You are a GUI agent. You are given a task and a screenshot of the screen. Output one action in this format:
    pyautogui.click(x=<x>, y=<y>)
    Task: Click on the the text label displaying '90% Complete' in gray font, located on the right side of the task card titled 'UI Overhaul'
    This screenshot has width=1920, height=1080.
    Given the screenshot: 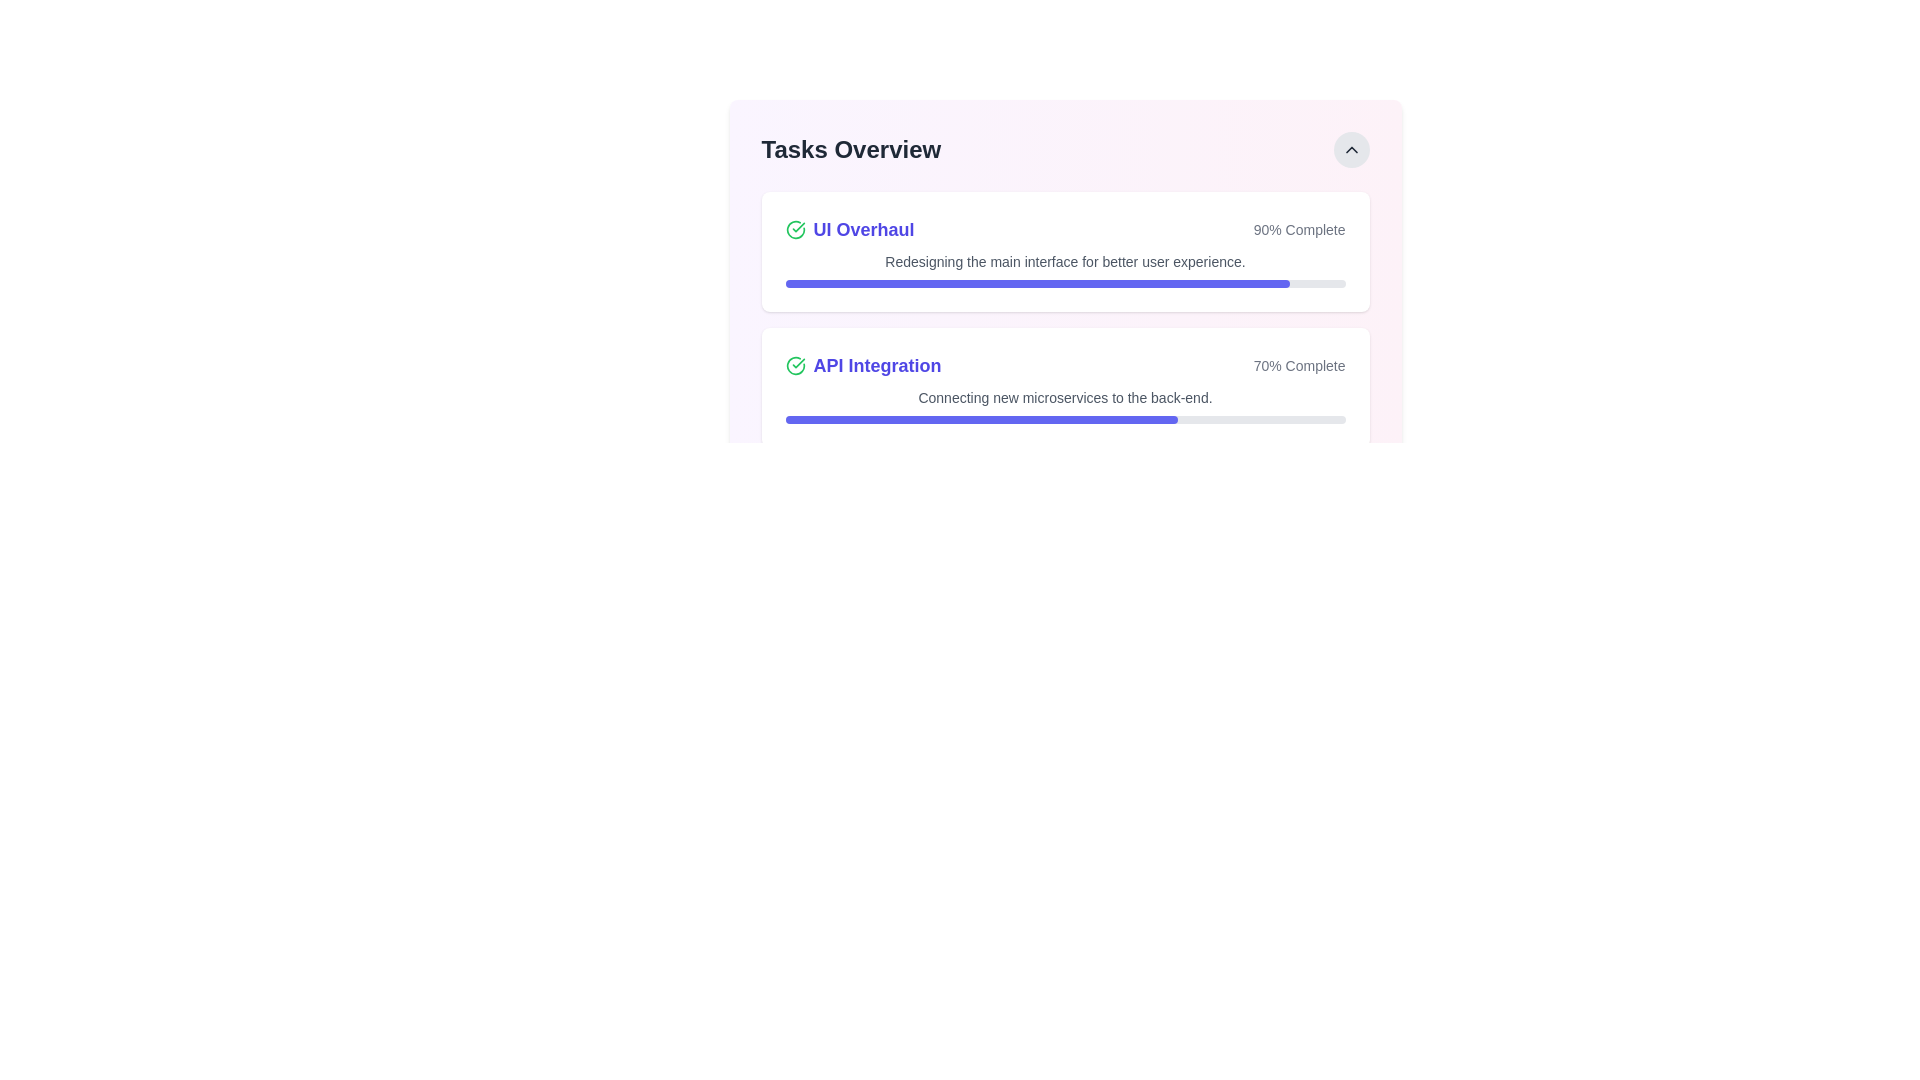 What is the action you would take?
    pyautogui.click(x=1299, y=229)
    